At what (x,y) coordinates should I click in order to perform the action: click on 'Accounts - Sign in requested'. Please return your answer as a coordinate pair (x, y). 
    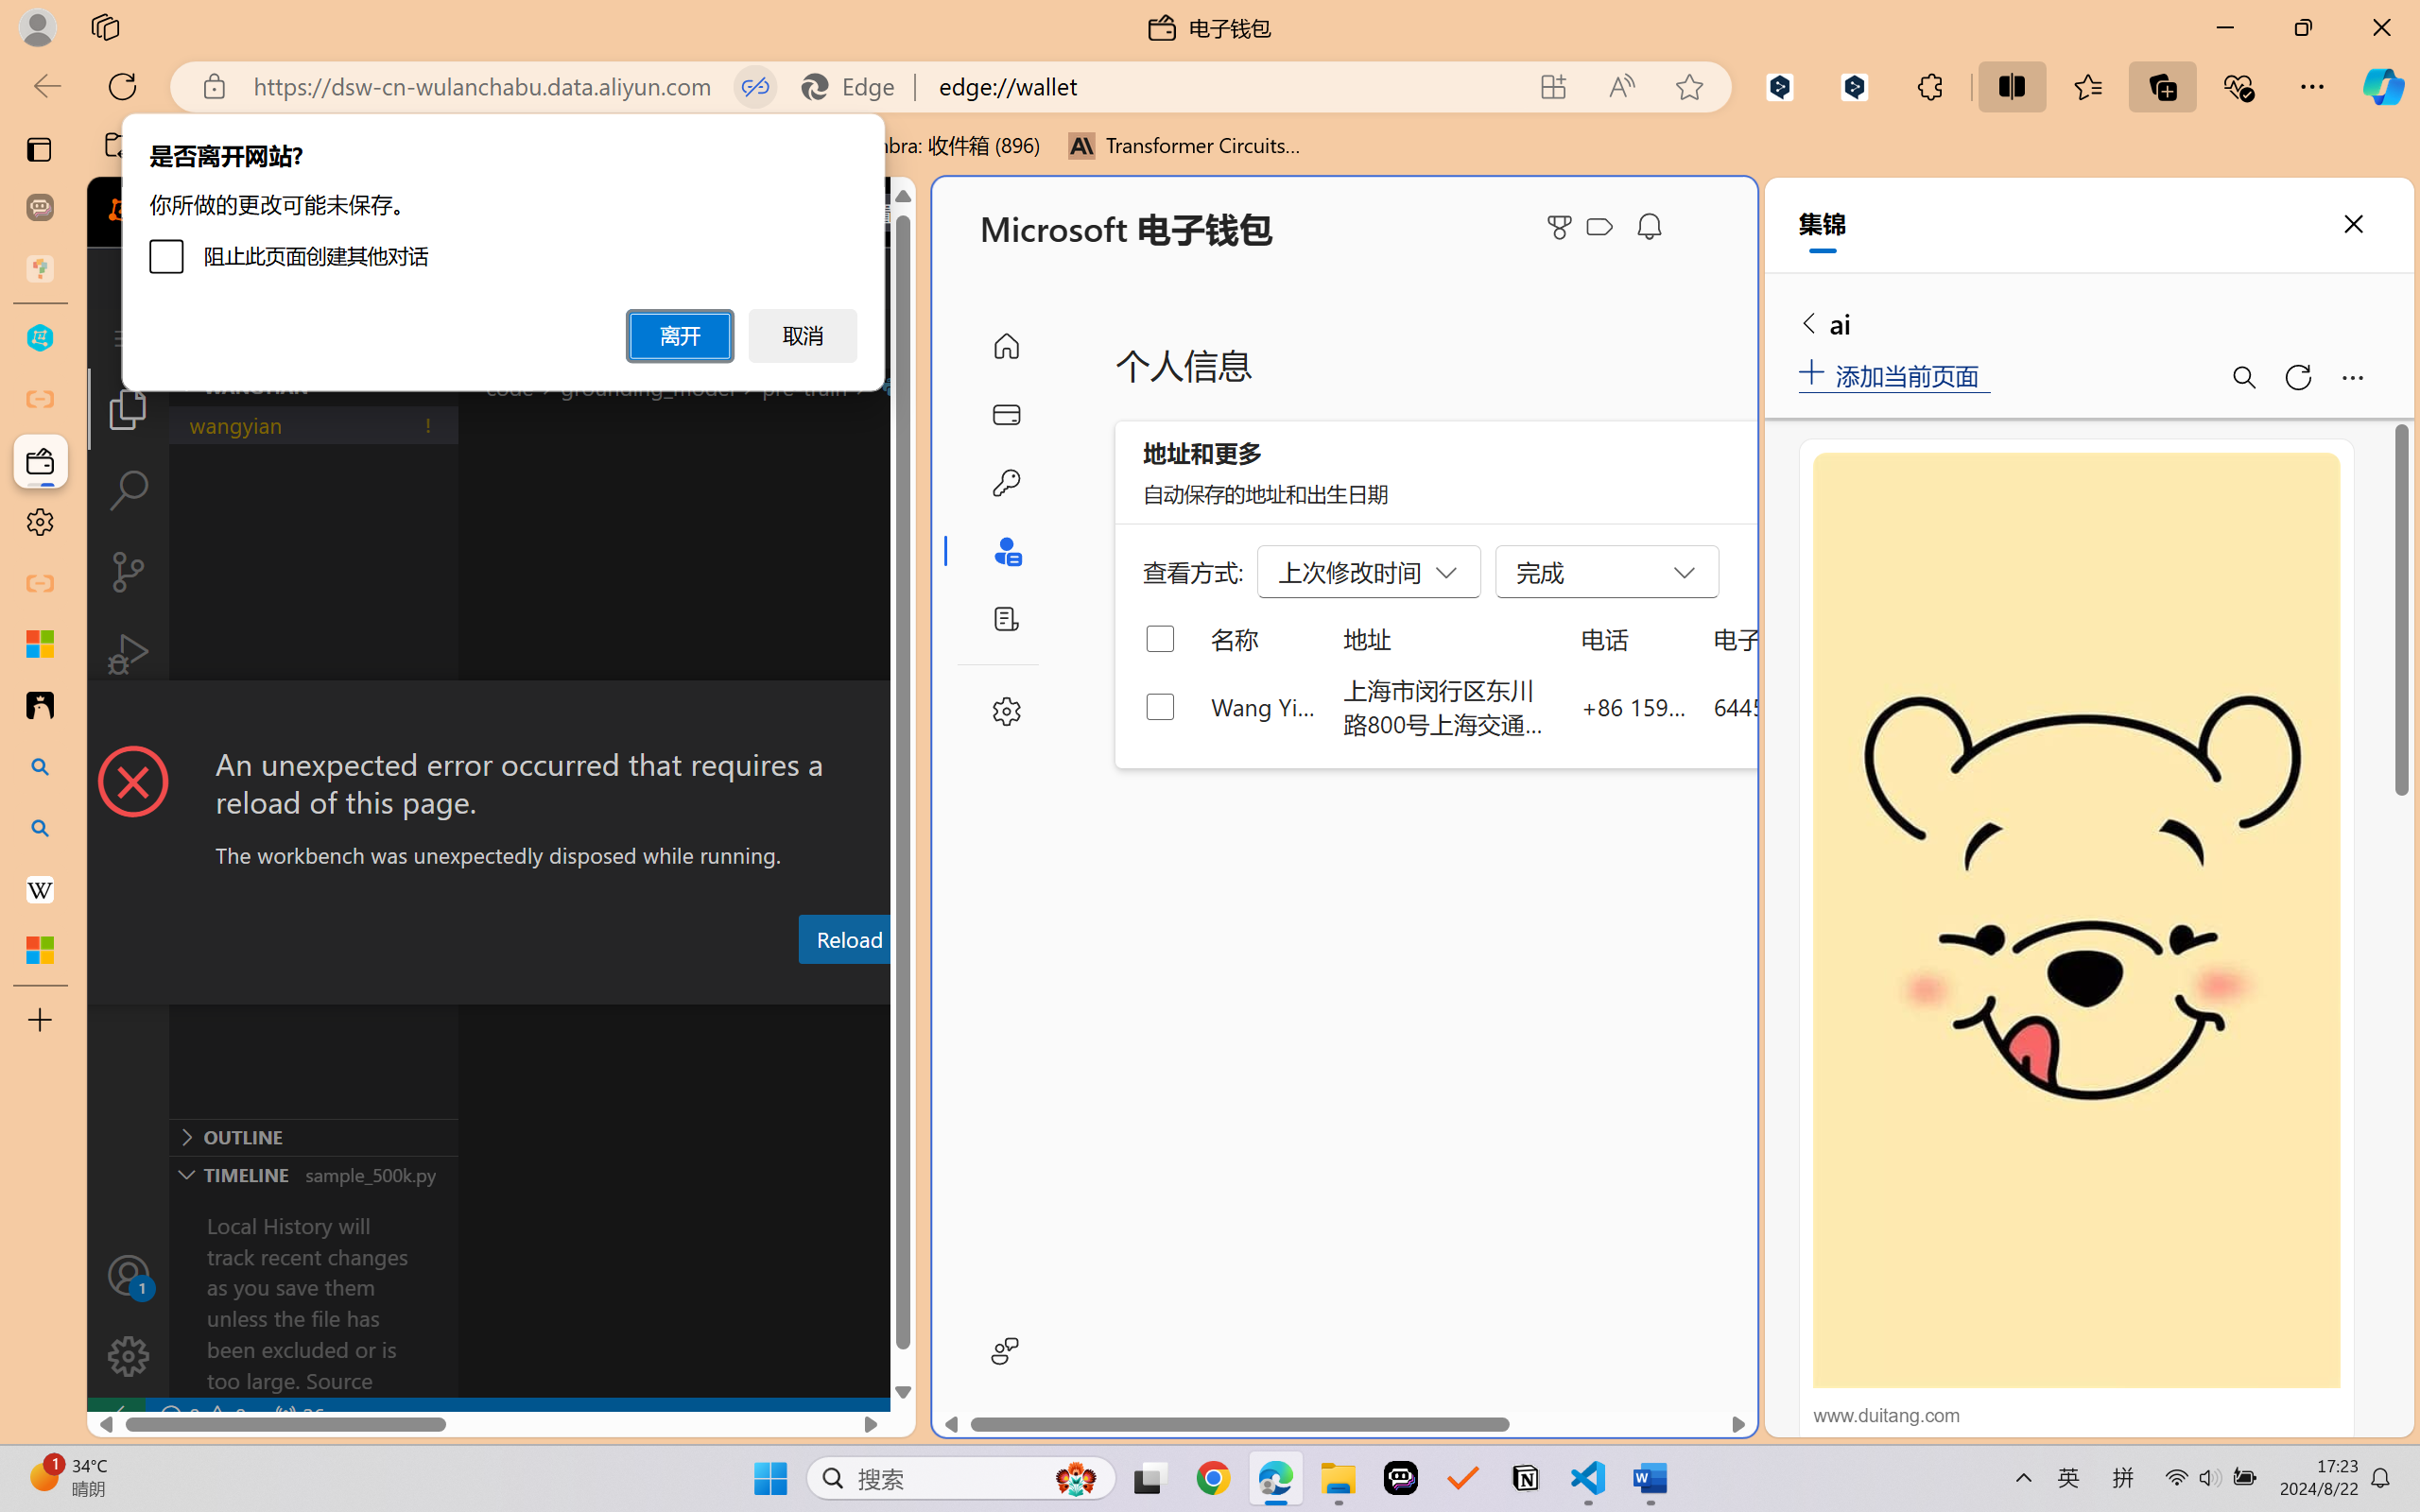
    Looking at the image, I should click on (127, 1274).